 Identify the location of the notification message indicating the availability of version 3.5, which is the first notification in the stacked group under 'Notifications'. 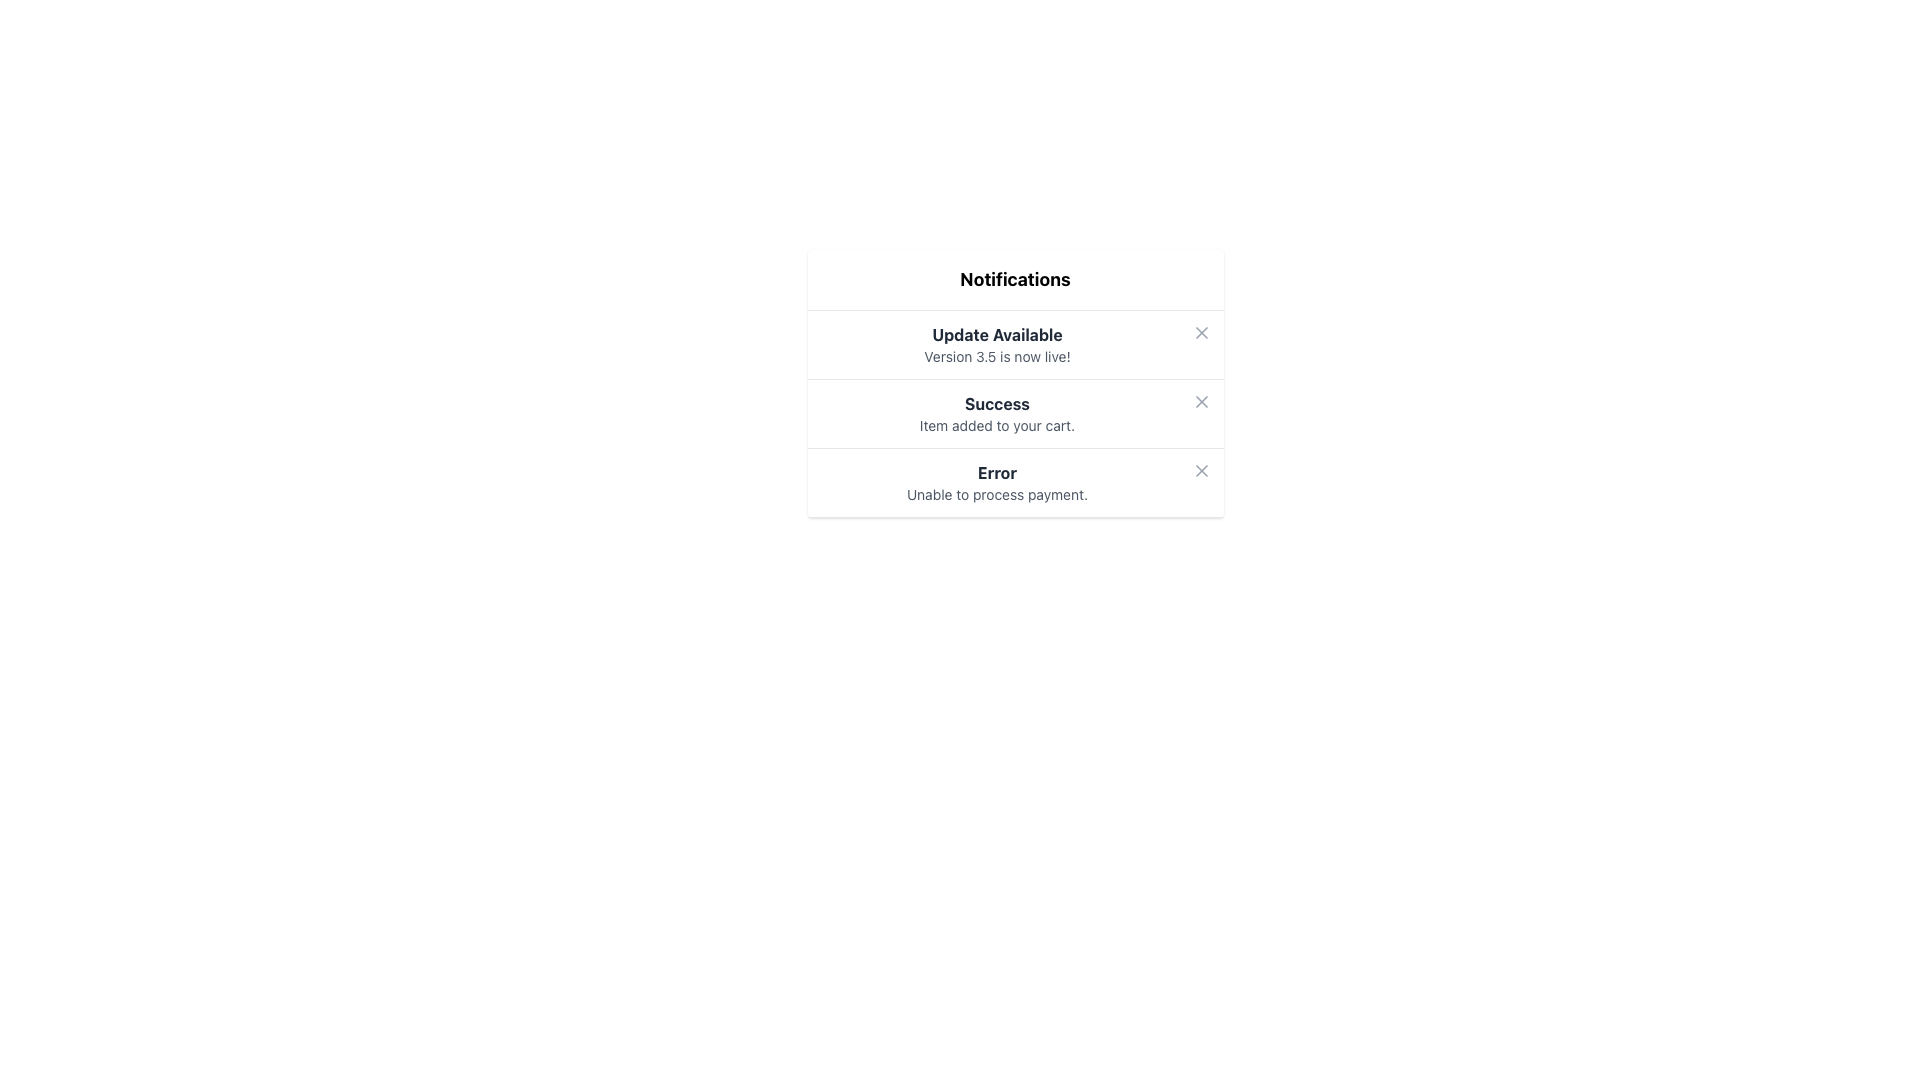
(997, 343).